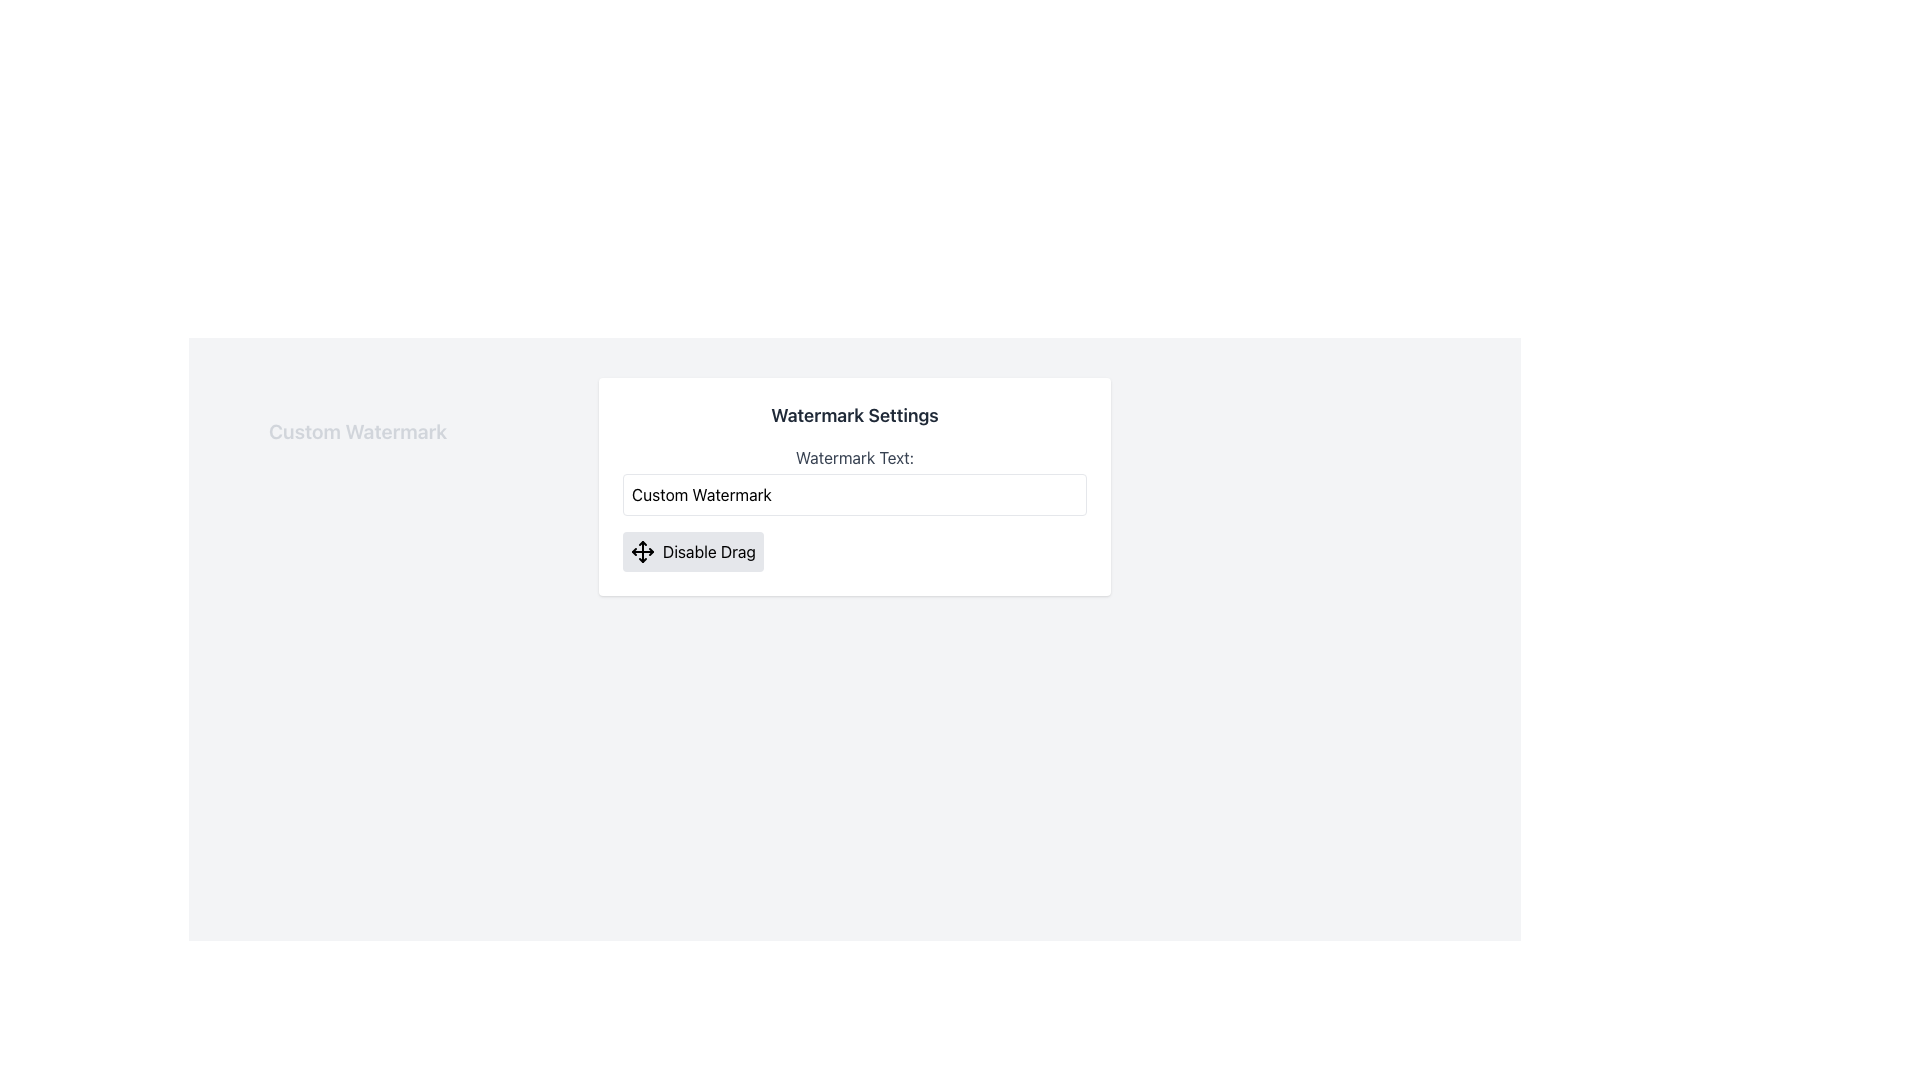 The height and width of the screenshot is (1080, 1920). Describe the element at coordinates (693, 551) in the screenshot. I see `the rounded gray button labeled 'Disable Drag' located at the bottom-left corner of the 'Watermark Settings' box` at that location.